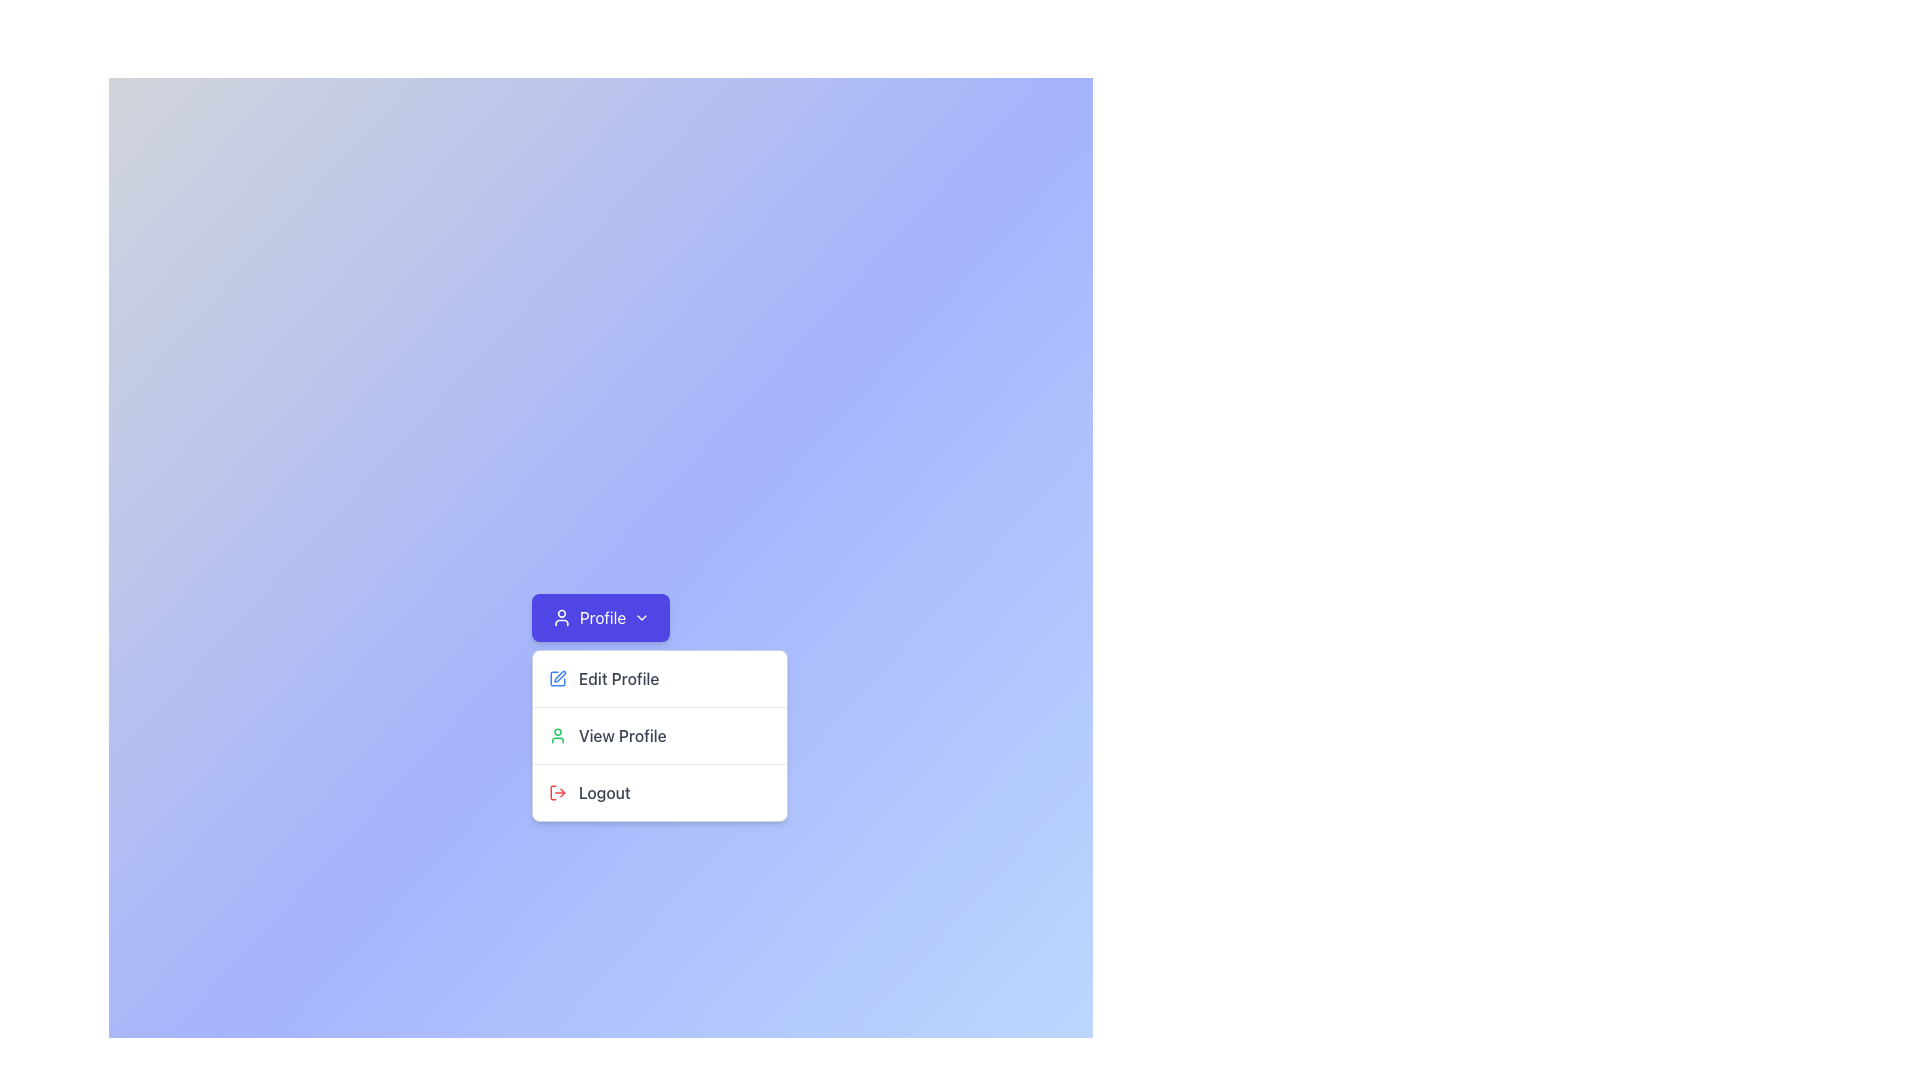 This screenshot has width=1920, height=1080. I want to click on the 'Edit Profile' text label, which is a medium-sized, gray-colored font with a slightly bold weight, located in the dropdown menu under the 'Profile' section, so click(618, 677).